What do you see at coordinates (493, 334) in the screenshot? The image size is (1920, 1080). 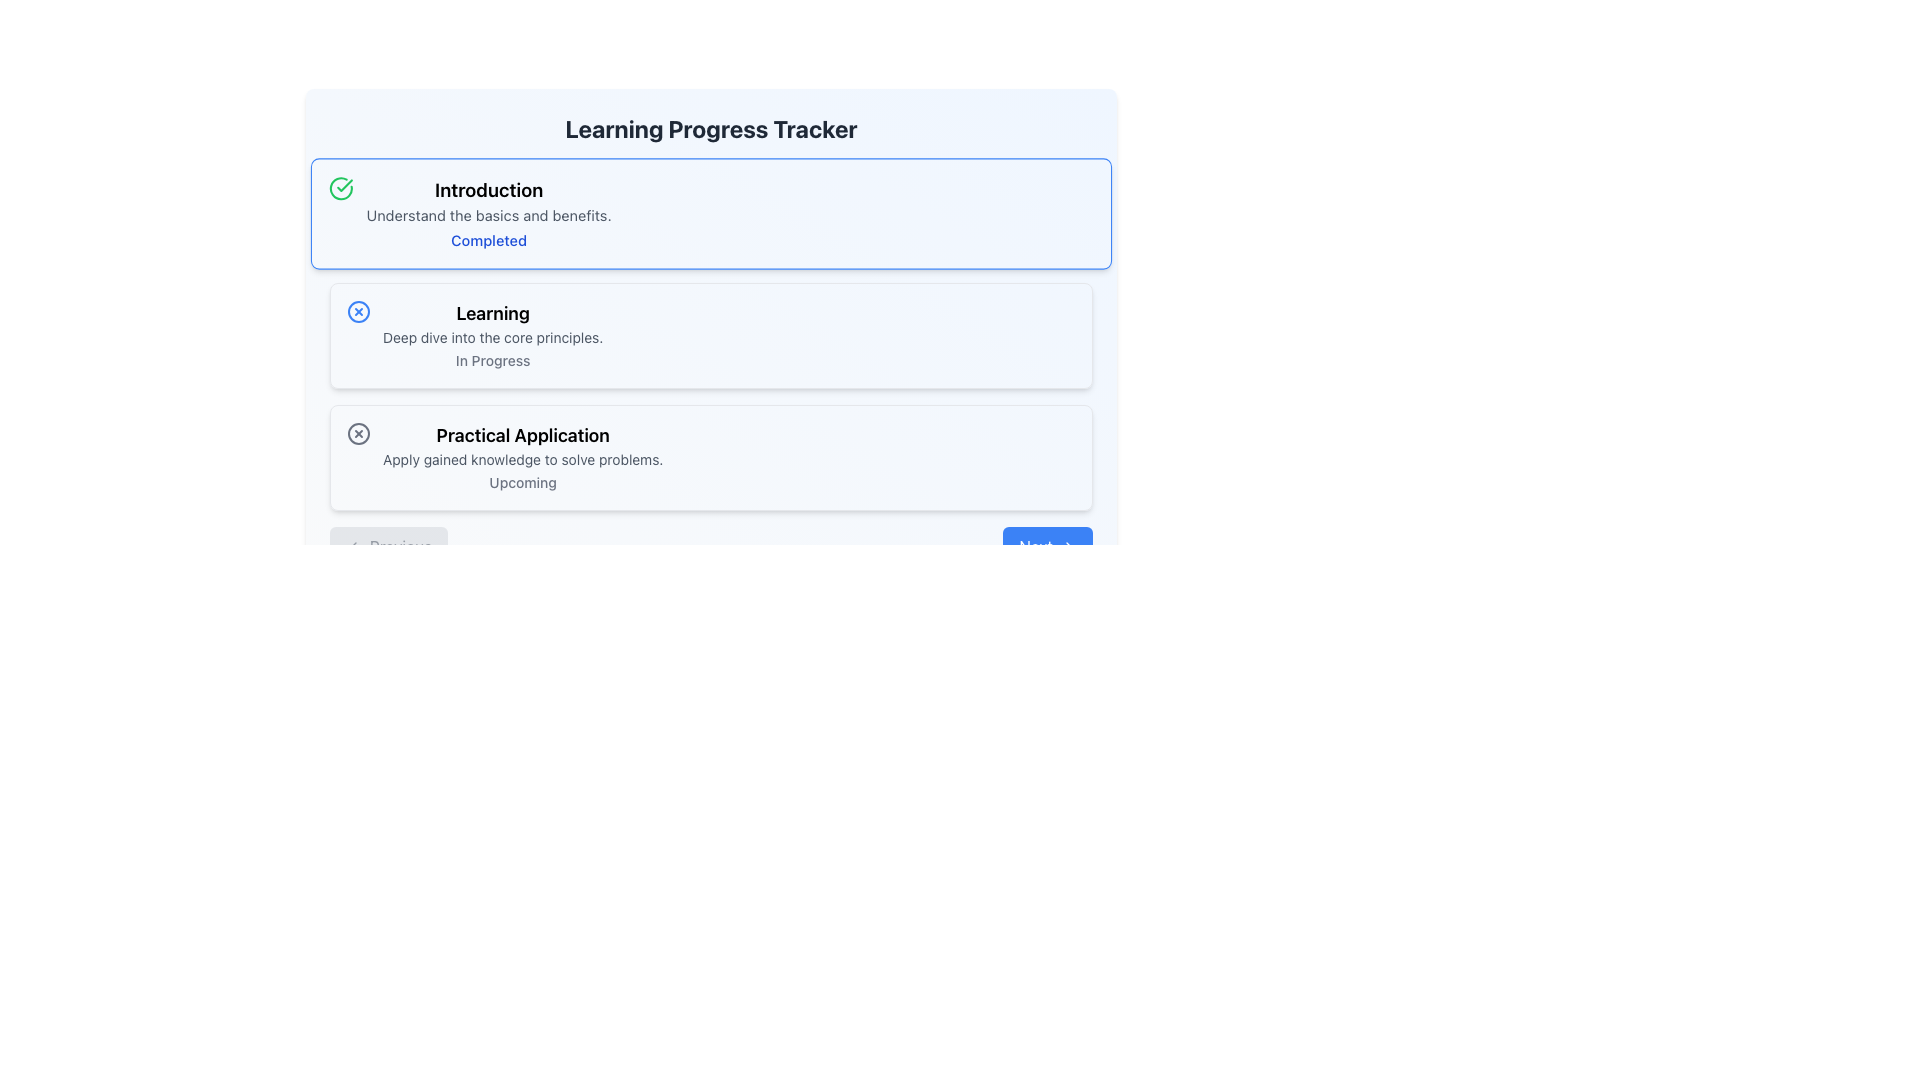 I see `informational display component containing structured text about the progress item labeled 'Learning', which provides the title, description, and current progress status` at bounding box center [493, 334].